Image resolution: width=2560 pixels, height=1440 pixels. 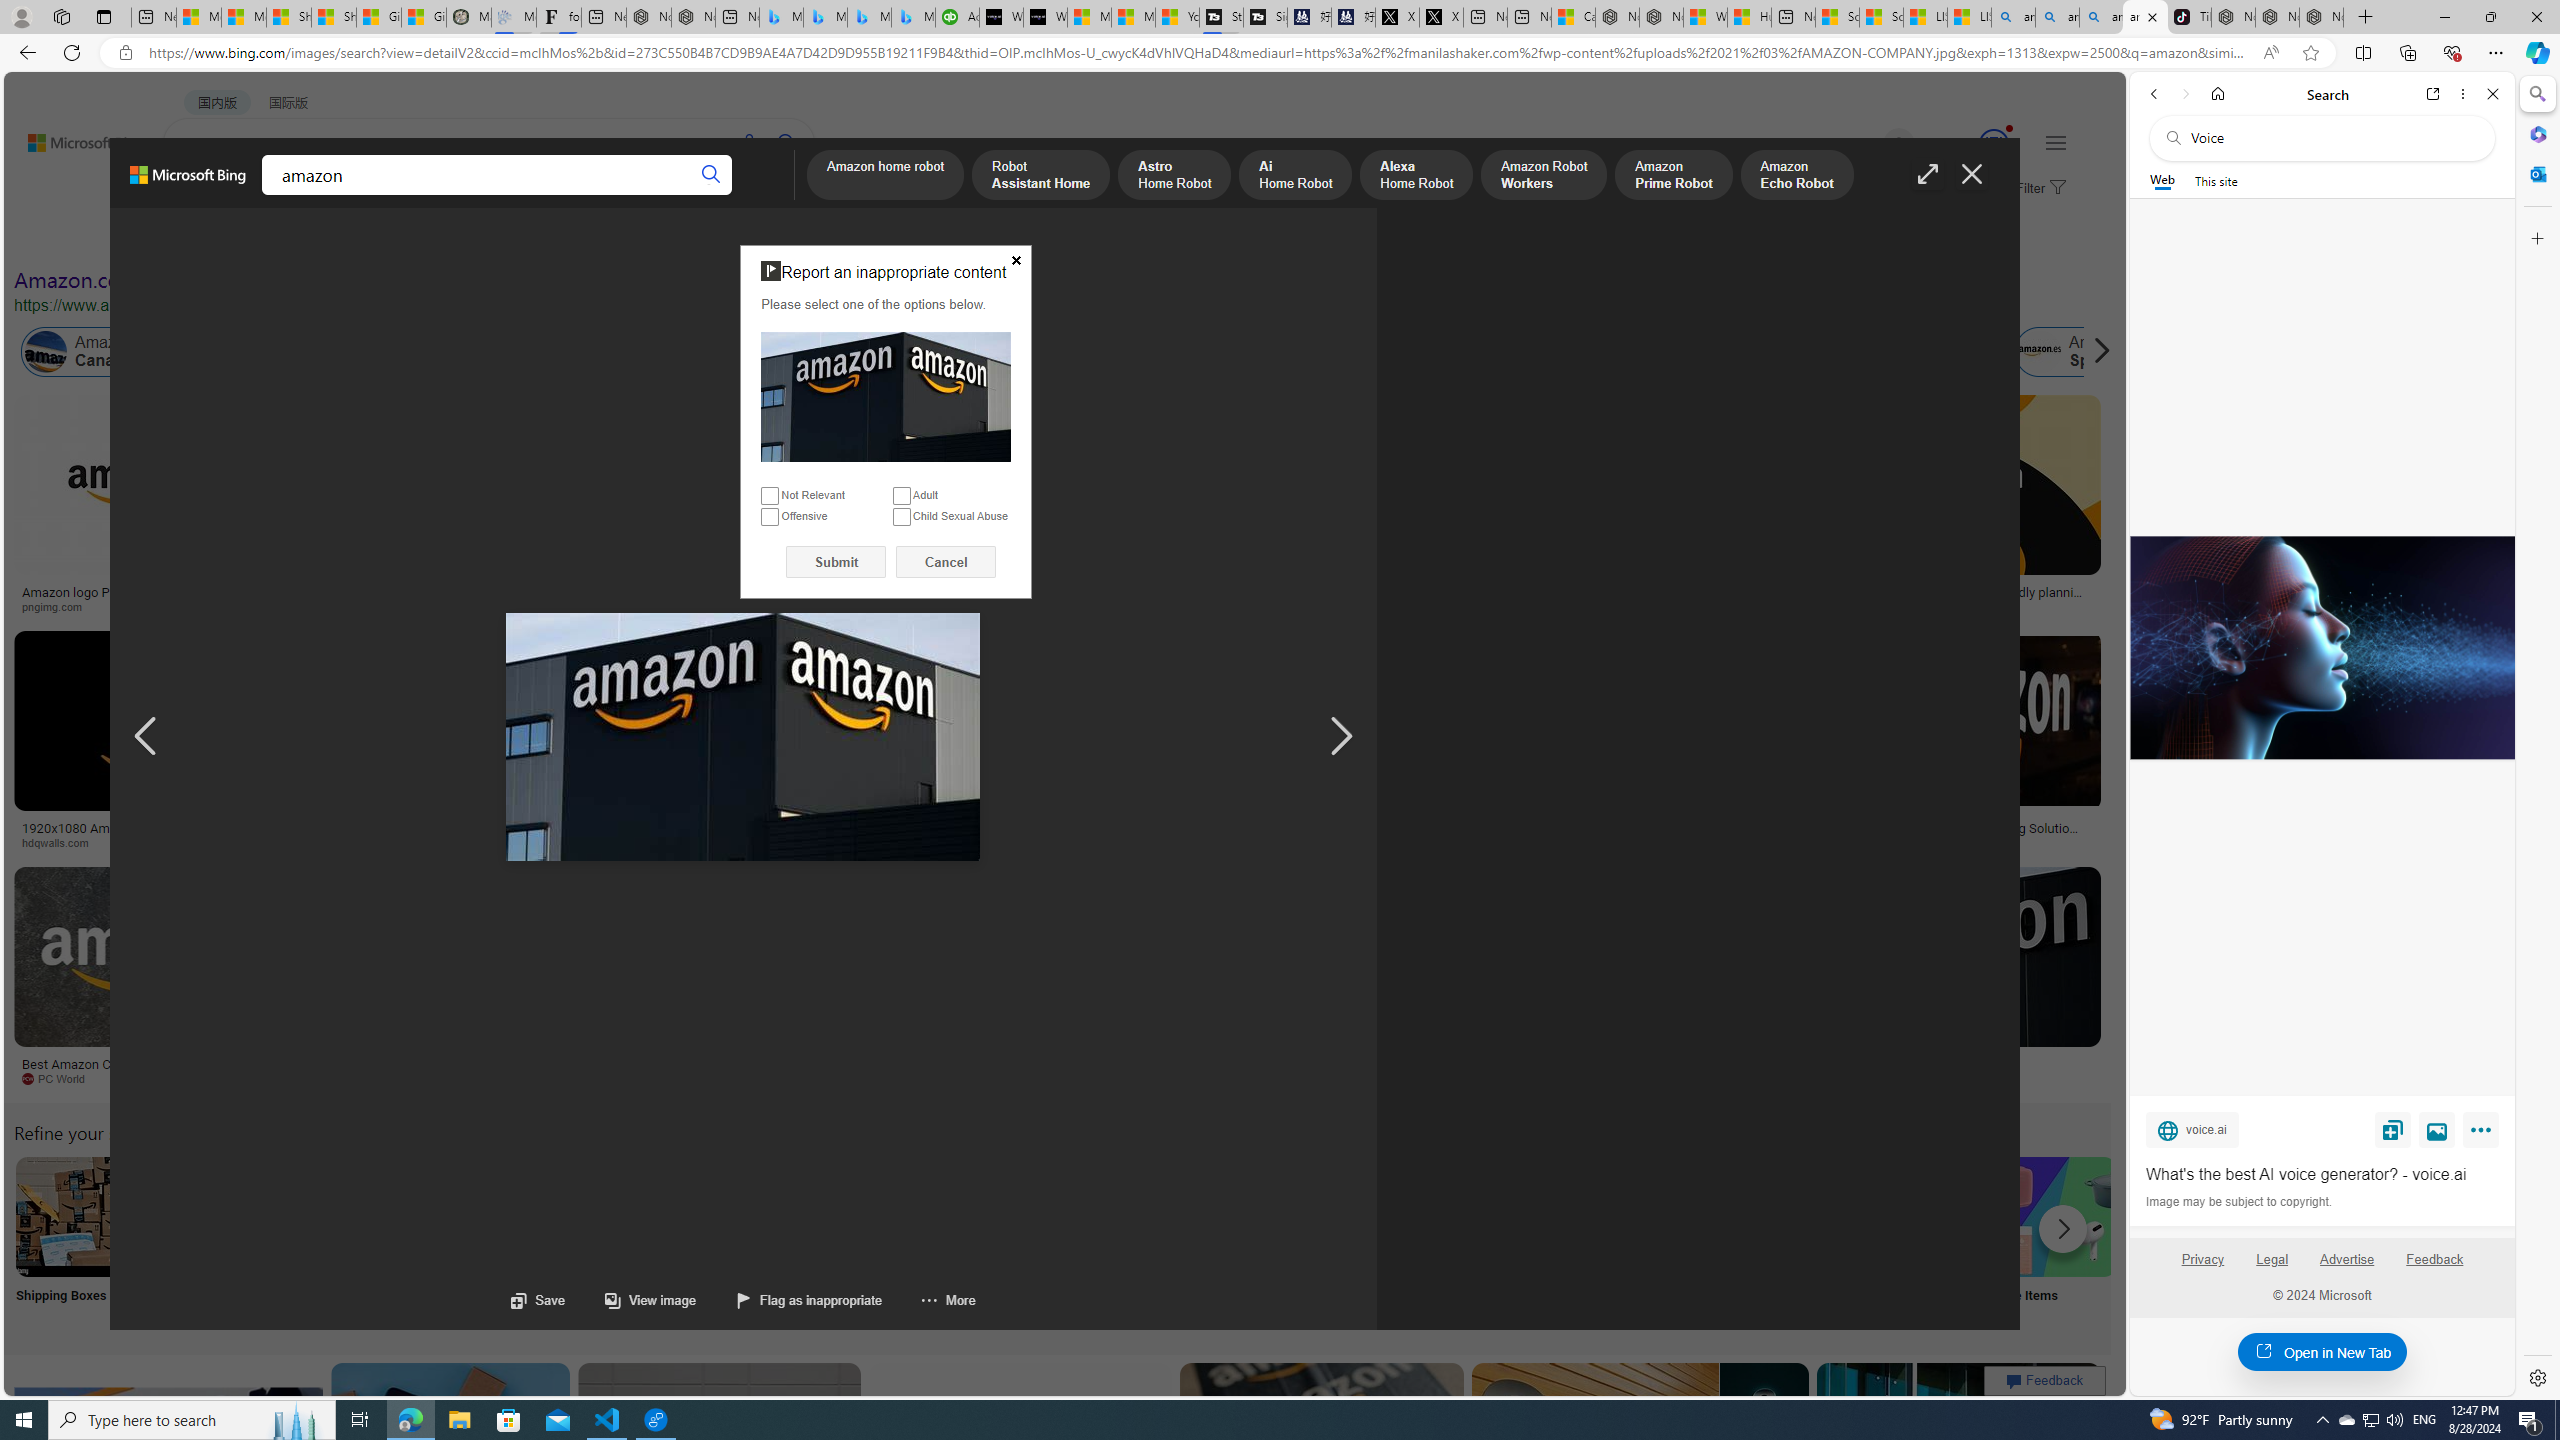 I want to click on 'hdqwalls.com', so click(x=61, y=842).